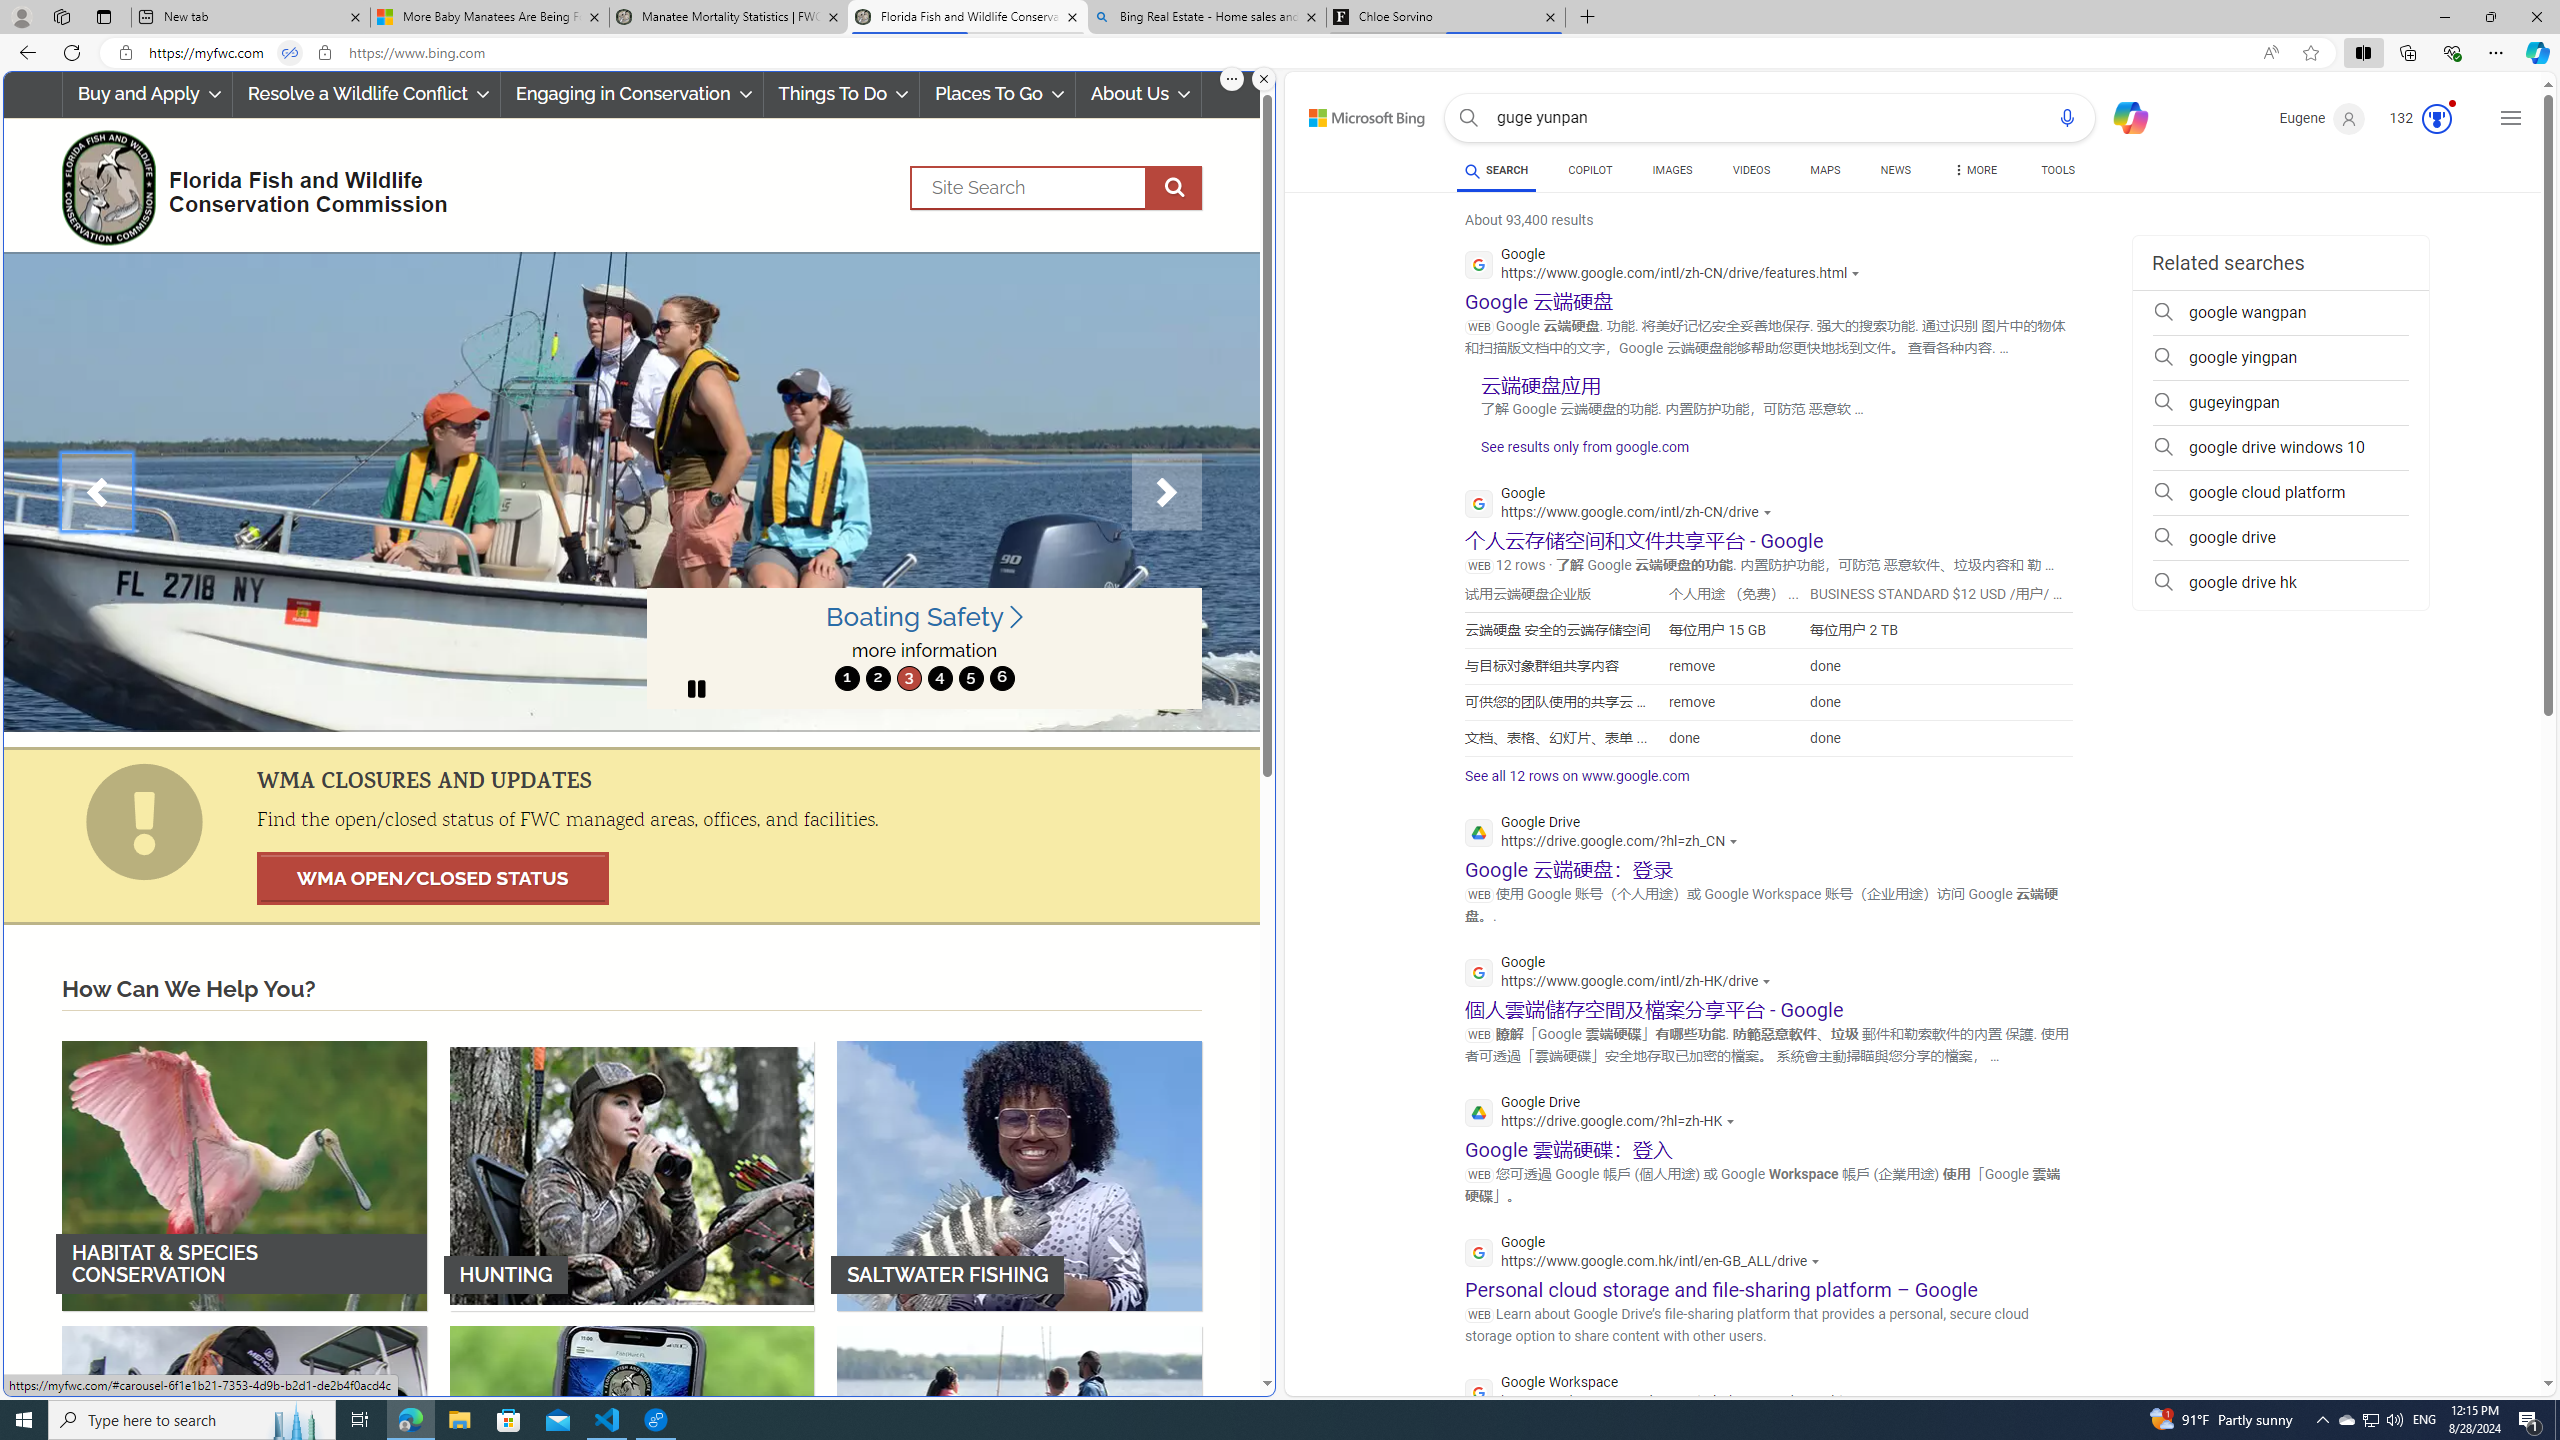 This screenshot has width=2560, height=1440. Describe the element at coordinates (1496, 169) in the screenshot. I see `'SEARCH'` at that location.